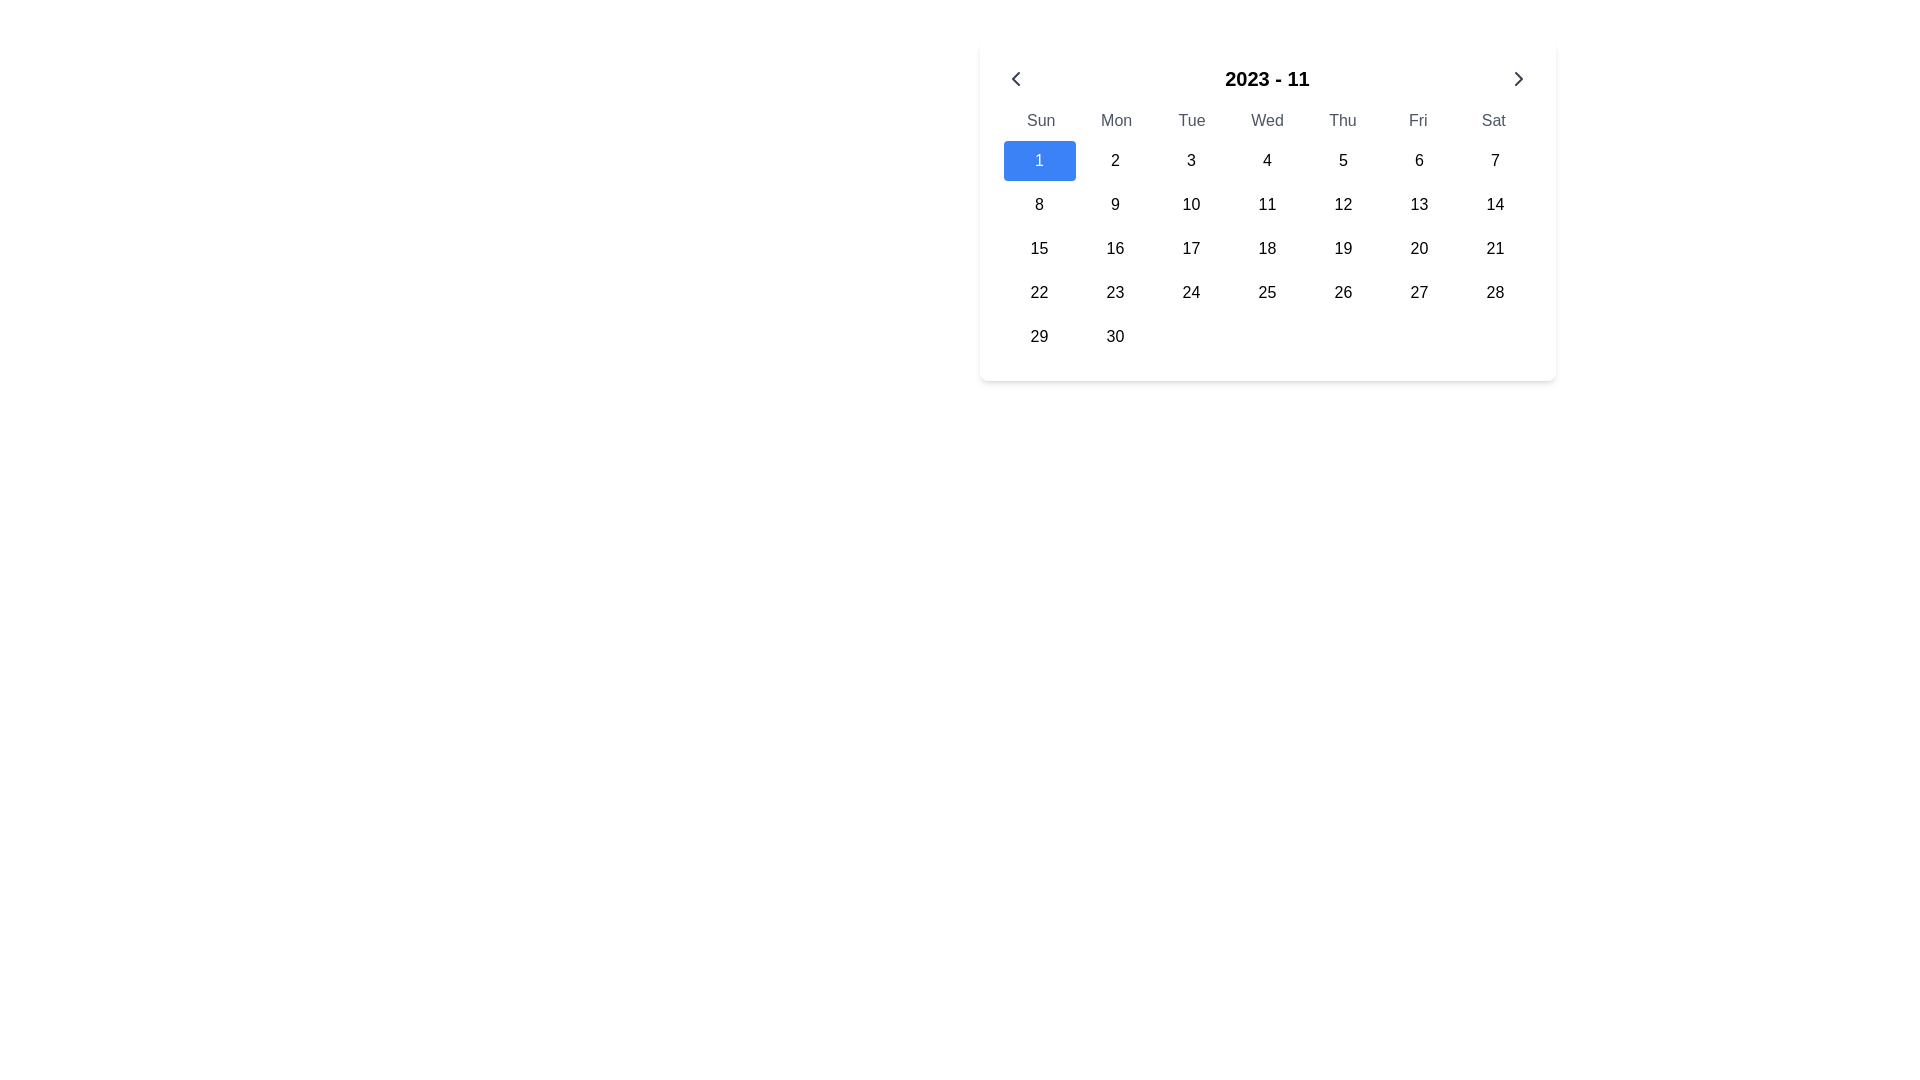 This screenshot has width=1920, height=1080. Describe the element at coordinates (1114, 335) in the screenshot. I see `the calendar day button representing the 30th day of the month to change its background color` at that location.